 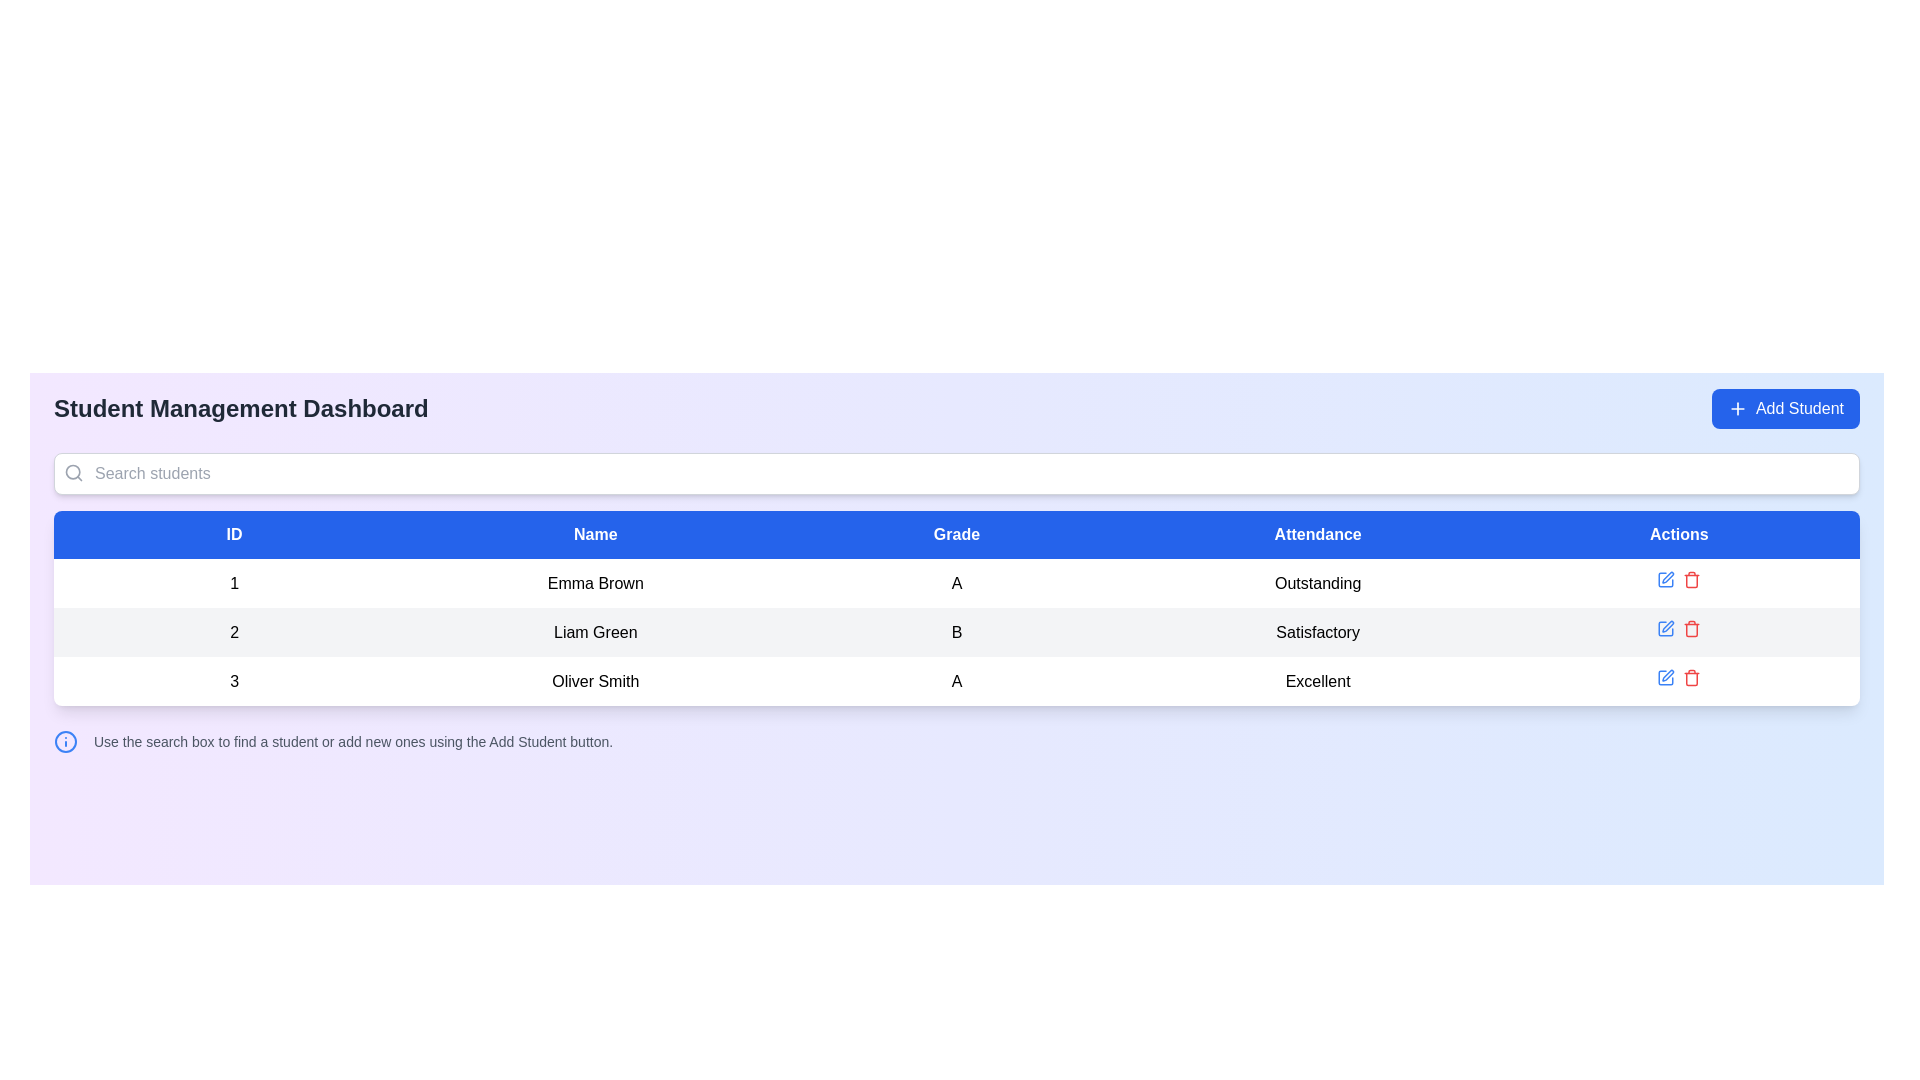 I want to click on the Text label displaying the name 'Liam Green' in the student management system, which is located in the second cell of the row labeled '2' under the 'Name' column, so click(x=594, y=632).